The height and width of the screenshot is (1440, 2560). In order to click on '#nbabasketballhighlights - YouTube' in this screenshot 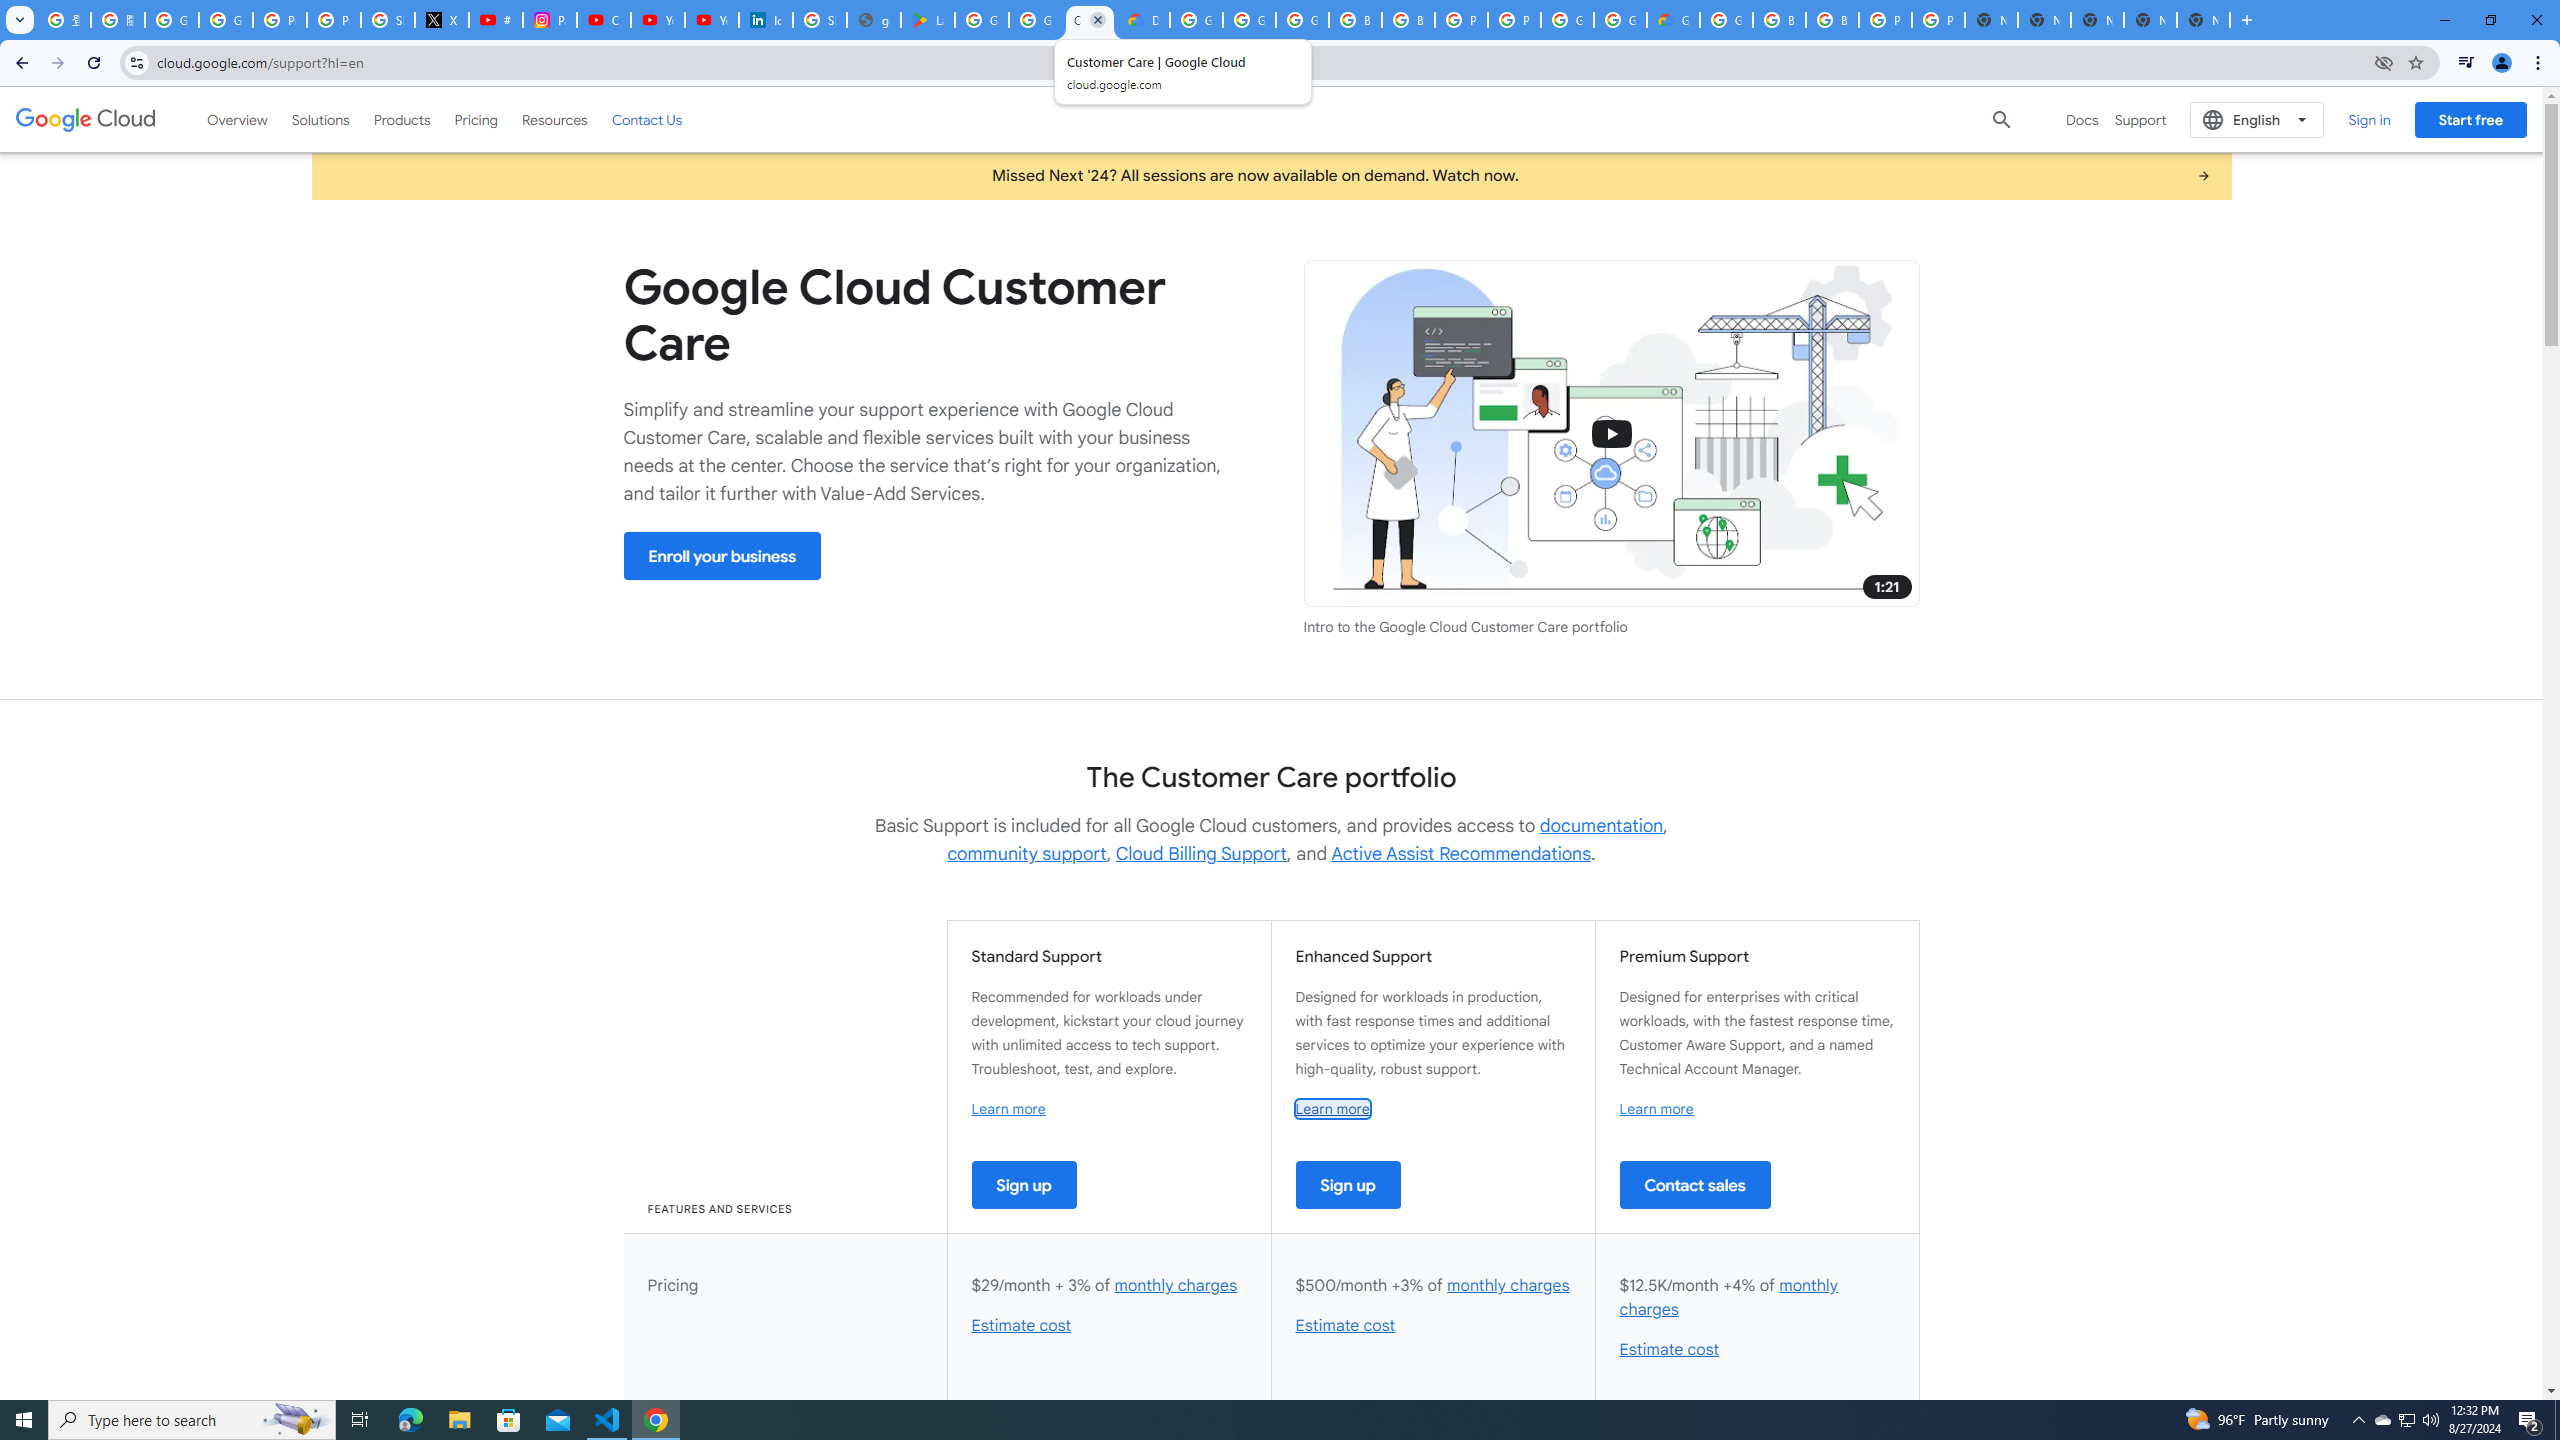, I will do `click(496, 19)`.